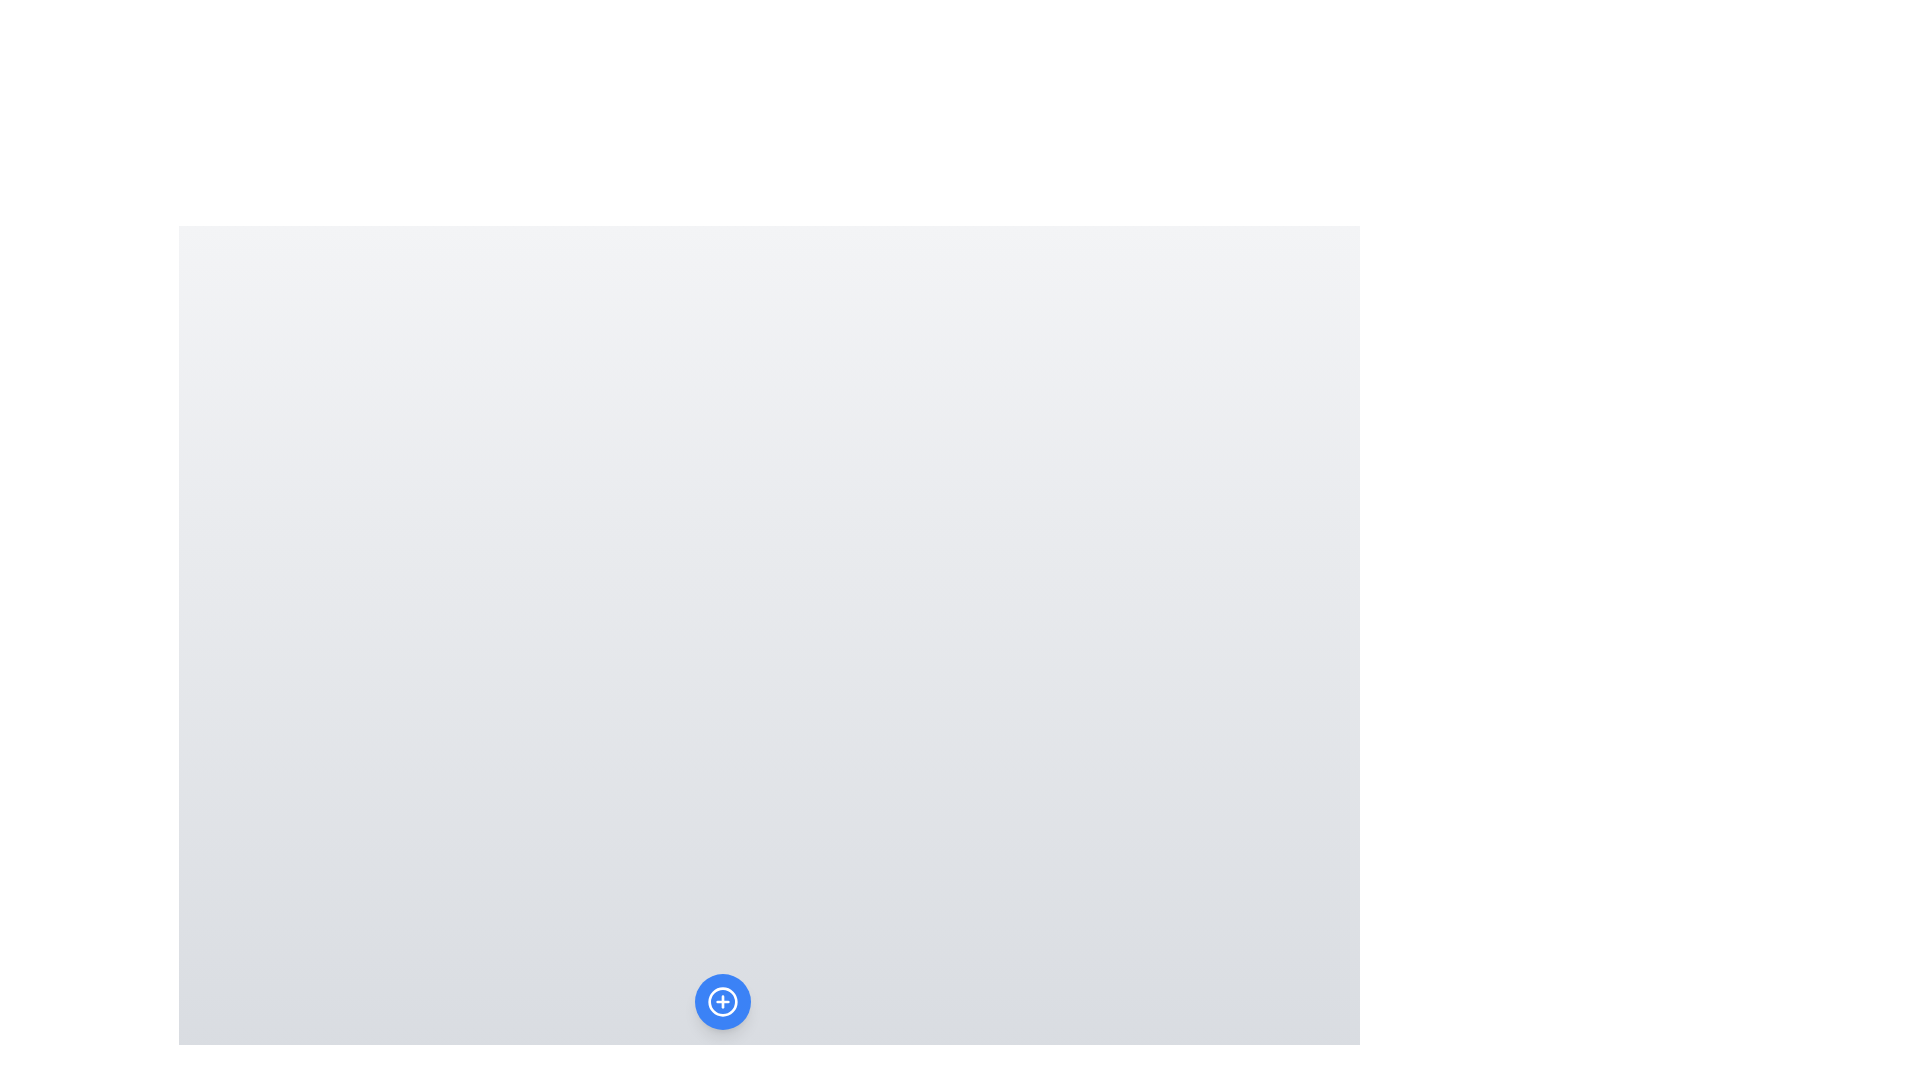  I want to click on the main button to toggle the menu visibility, so click(722, 1002).